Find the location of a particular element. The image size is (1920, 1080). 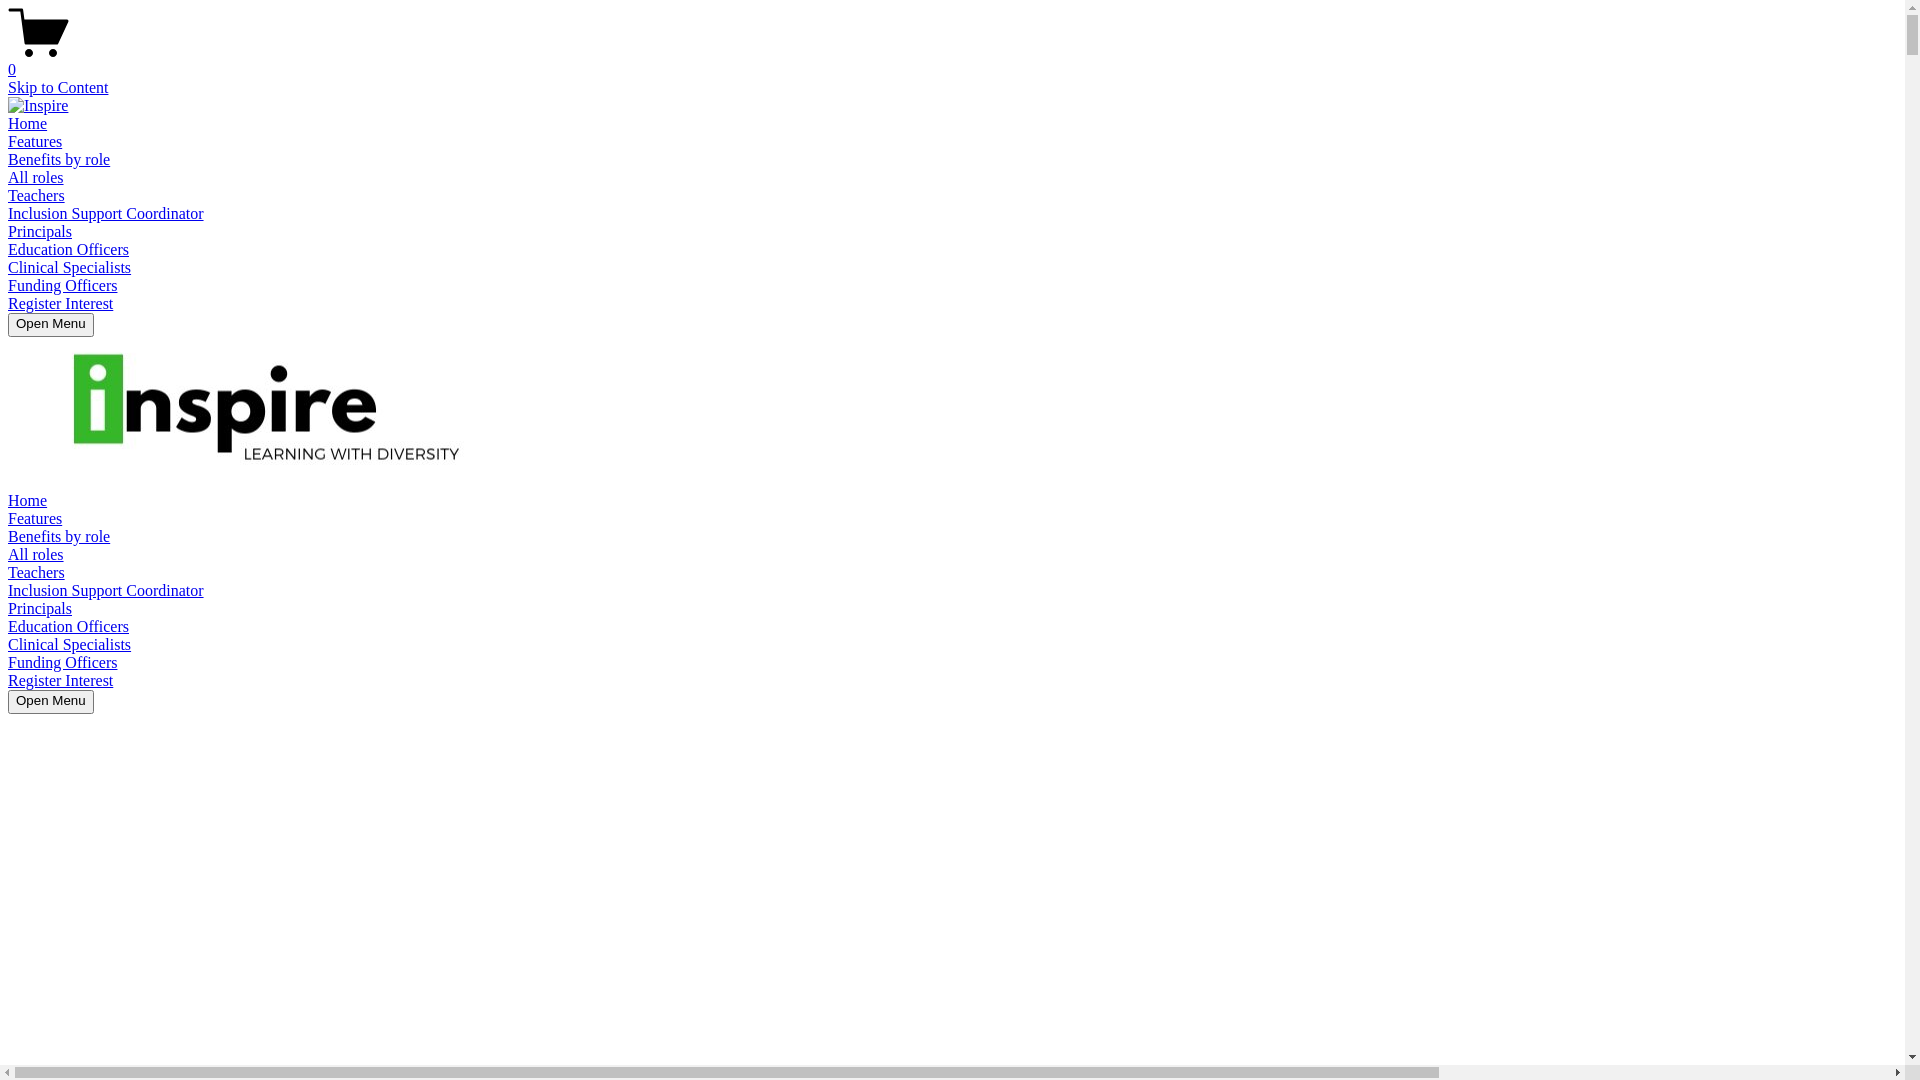

'Open Menu' is located at coordinates (51, 701).